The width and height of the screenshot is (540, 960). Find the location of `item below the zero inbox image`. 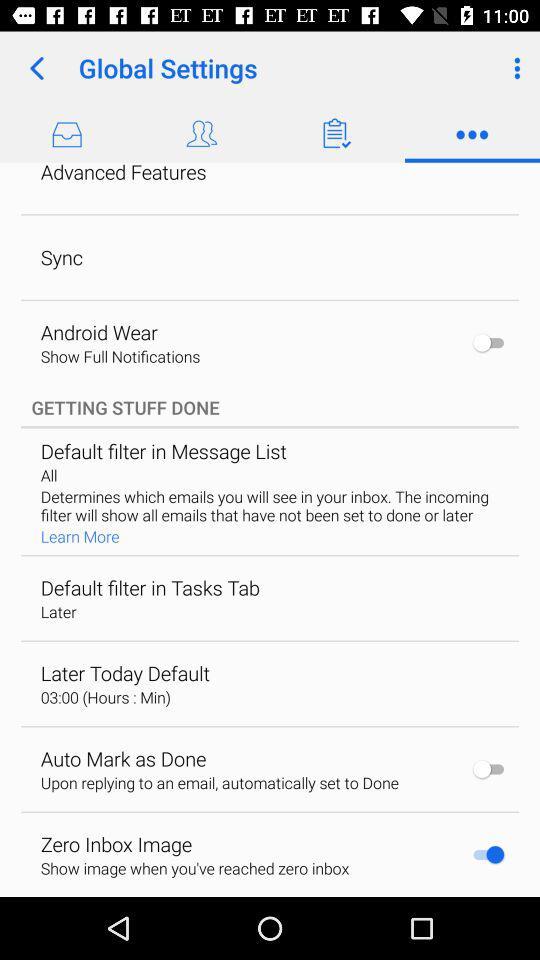

item below the zero inbox image is located at coordinates (194, 867).